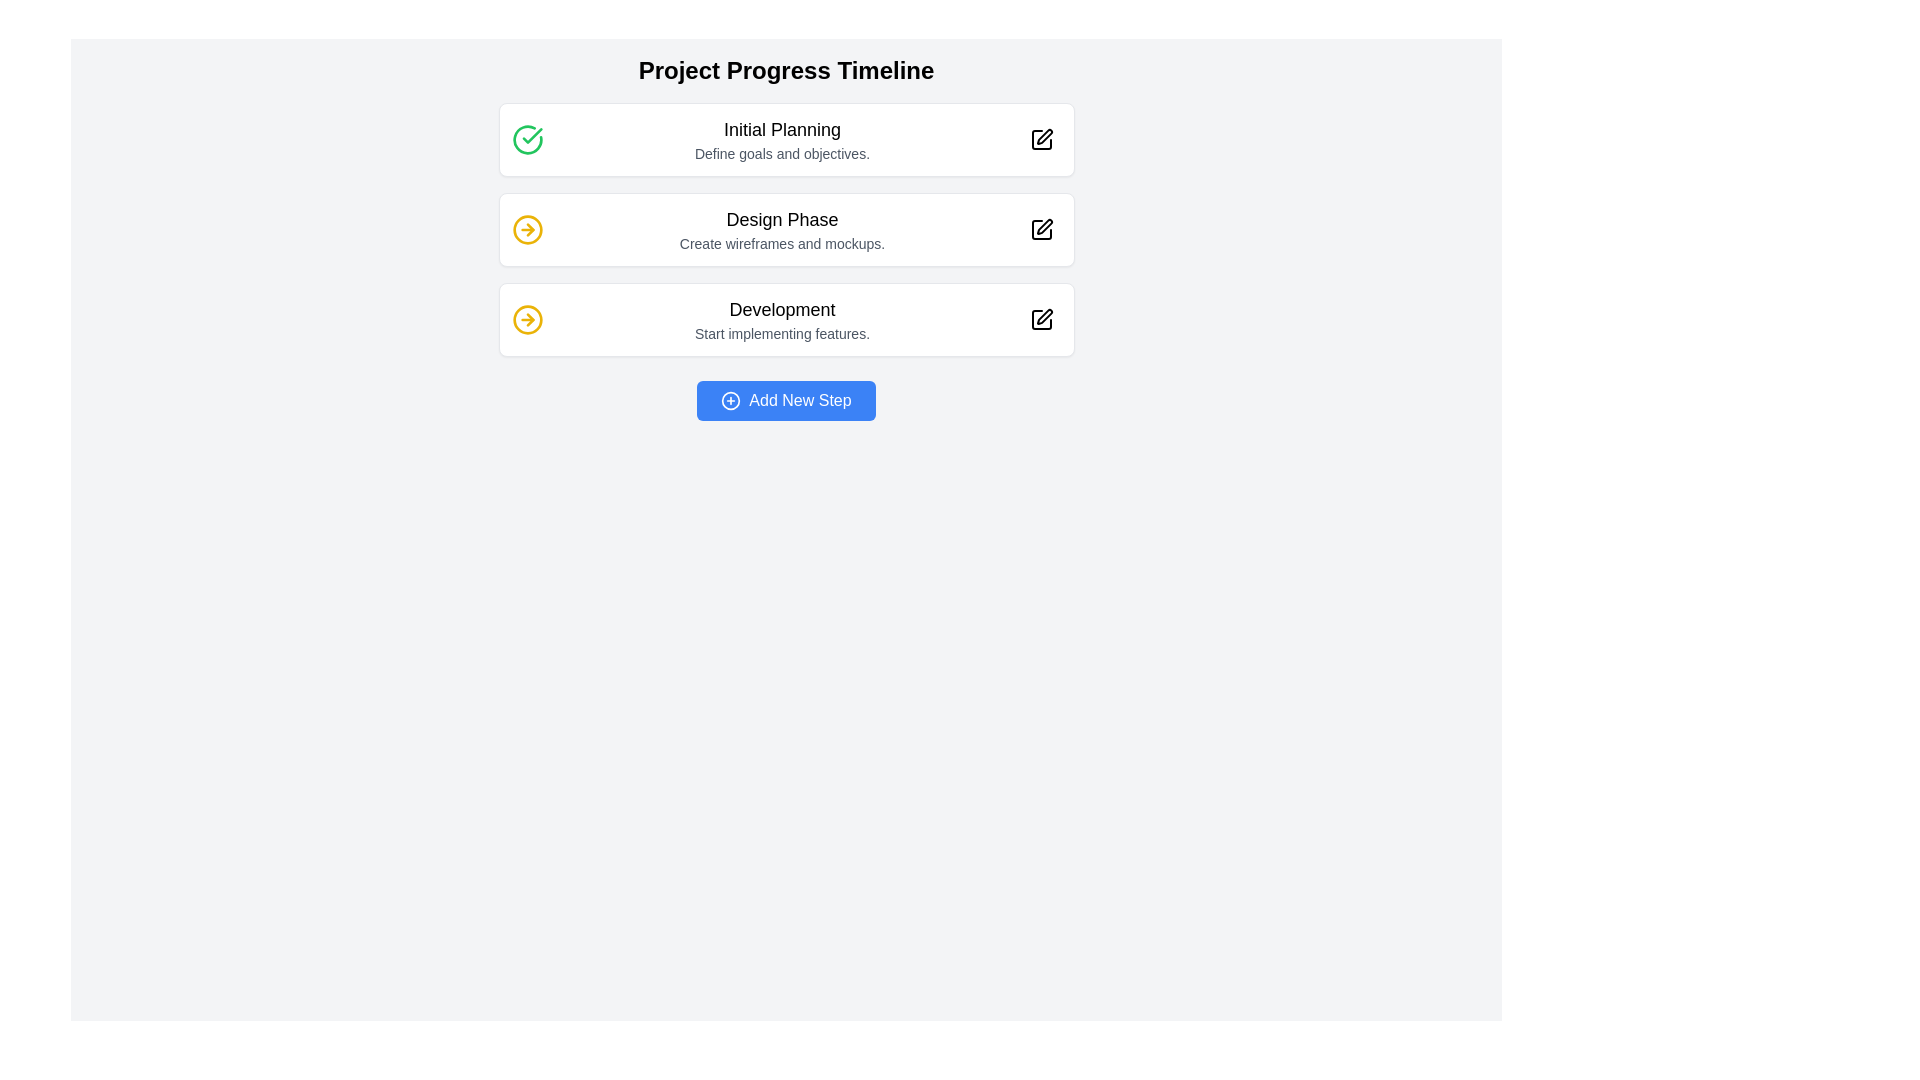  Describe the element at coordinates (781, 319) in the screenshot. I see `the informative title and description for the 'Development' phase located in the third item of the 'Project Progress Timeline' list` at that location.